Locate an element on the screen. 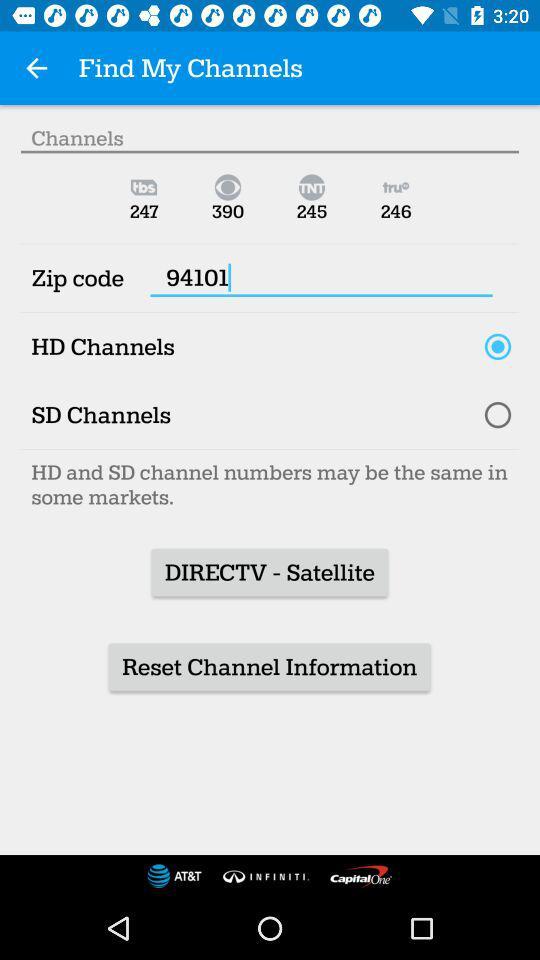  hd channels option is located at coordinates (496, 346).